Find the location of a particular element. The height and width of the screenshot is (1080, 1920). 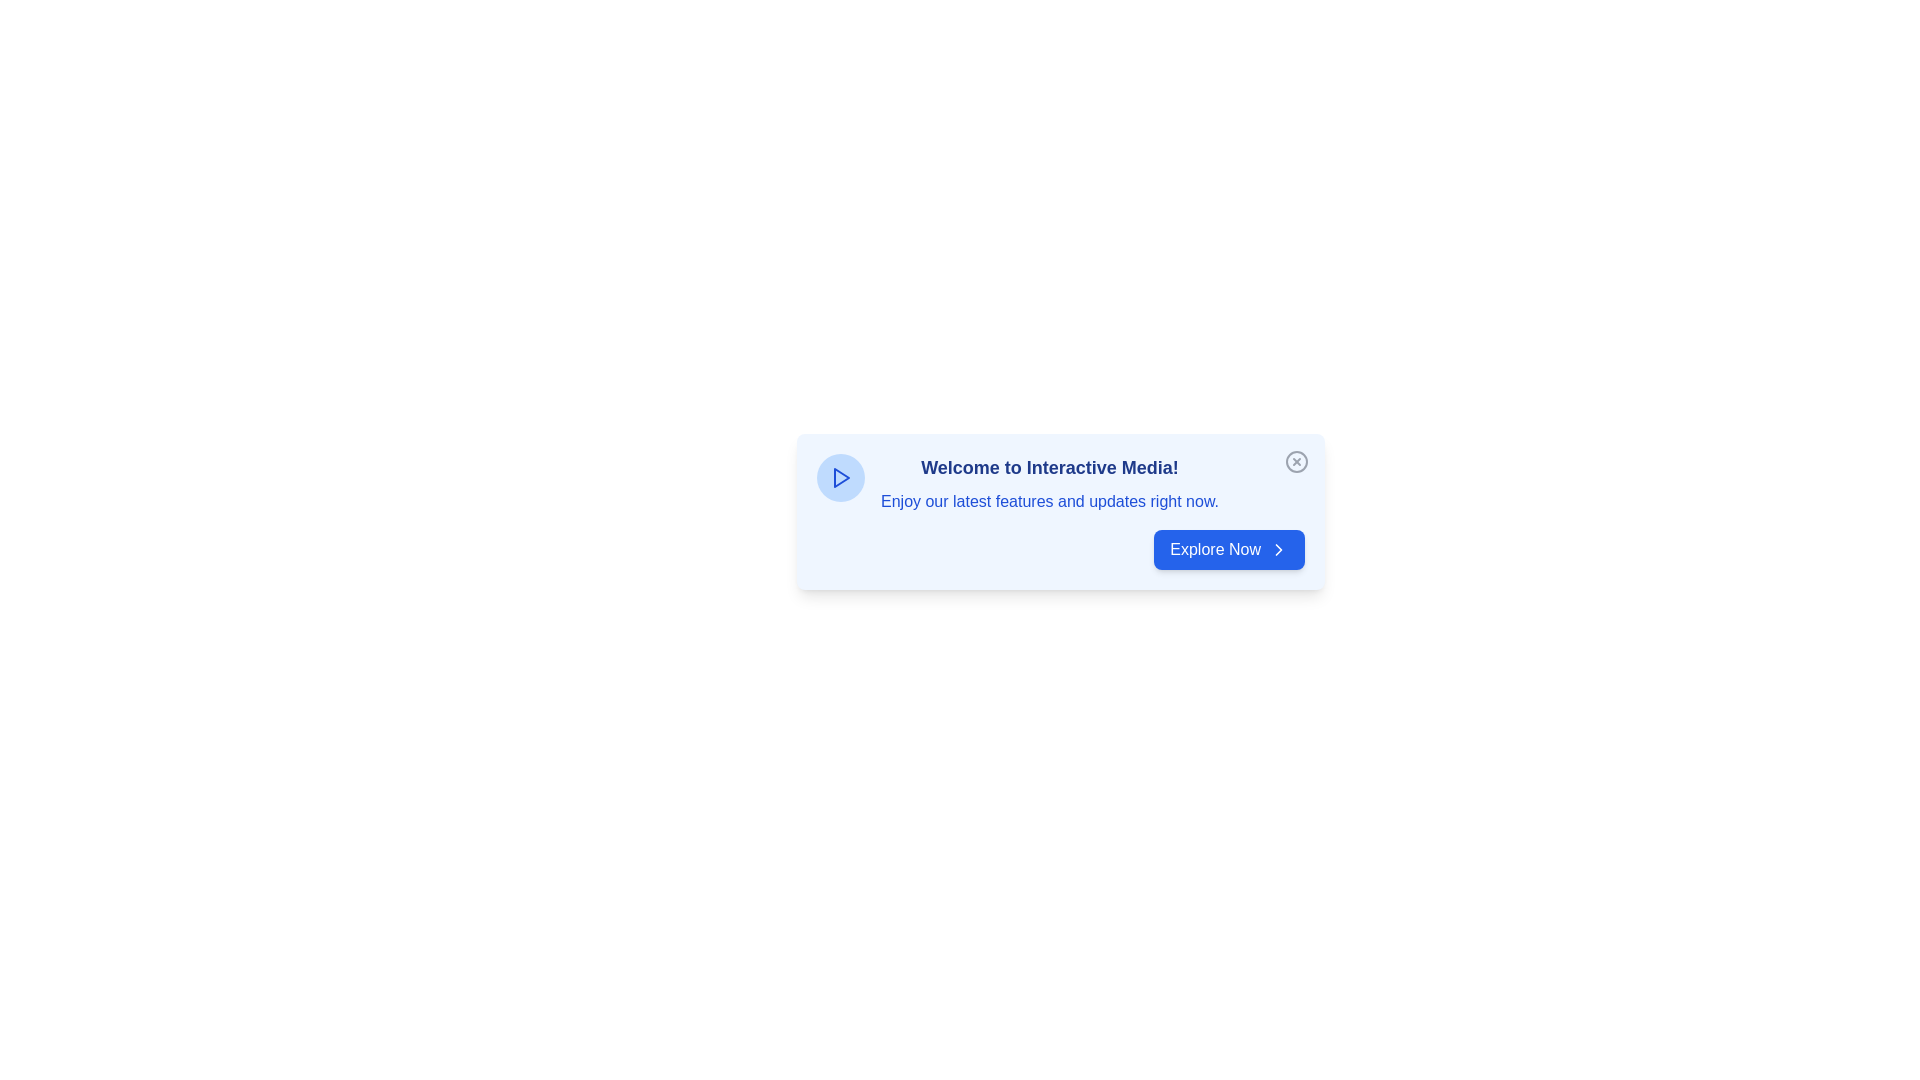

close button at the top-right corner of the alert to close it is located at coordinates (1296, 462).